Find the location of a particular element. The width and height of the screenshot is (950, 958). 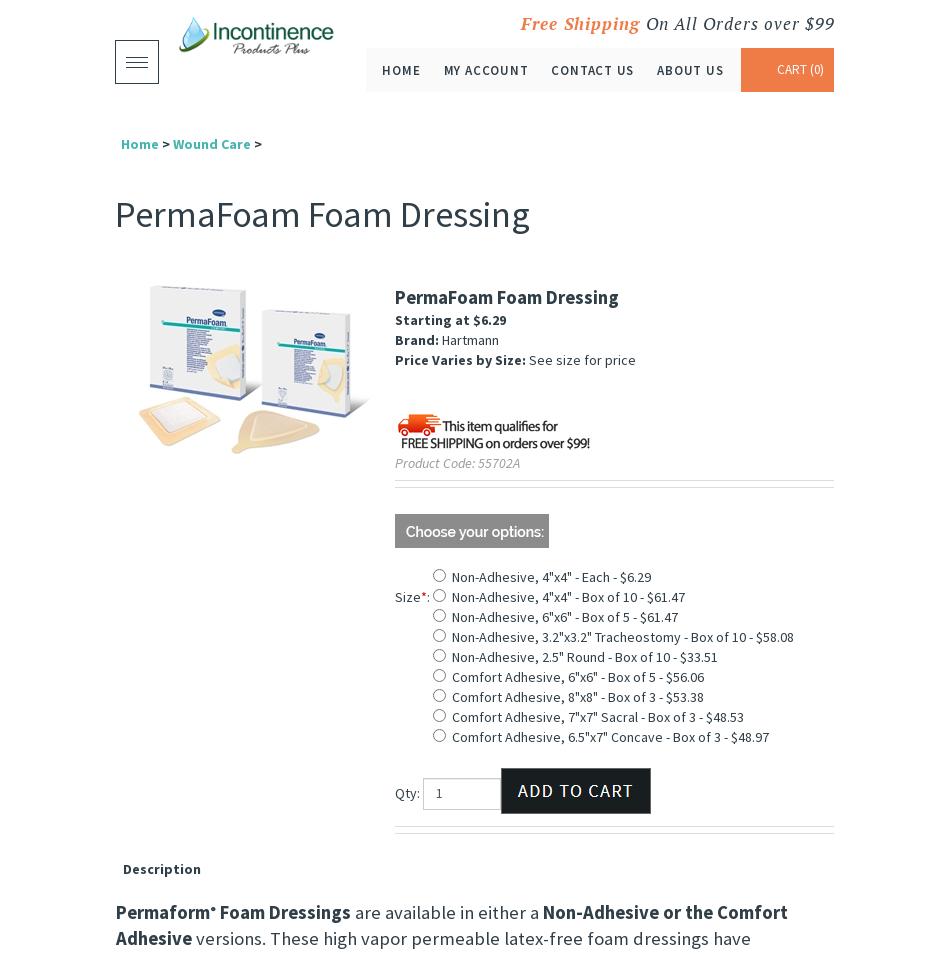

'Alternative Views:' is located at coordinates (252, 521).